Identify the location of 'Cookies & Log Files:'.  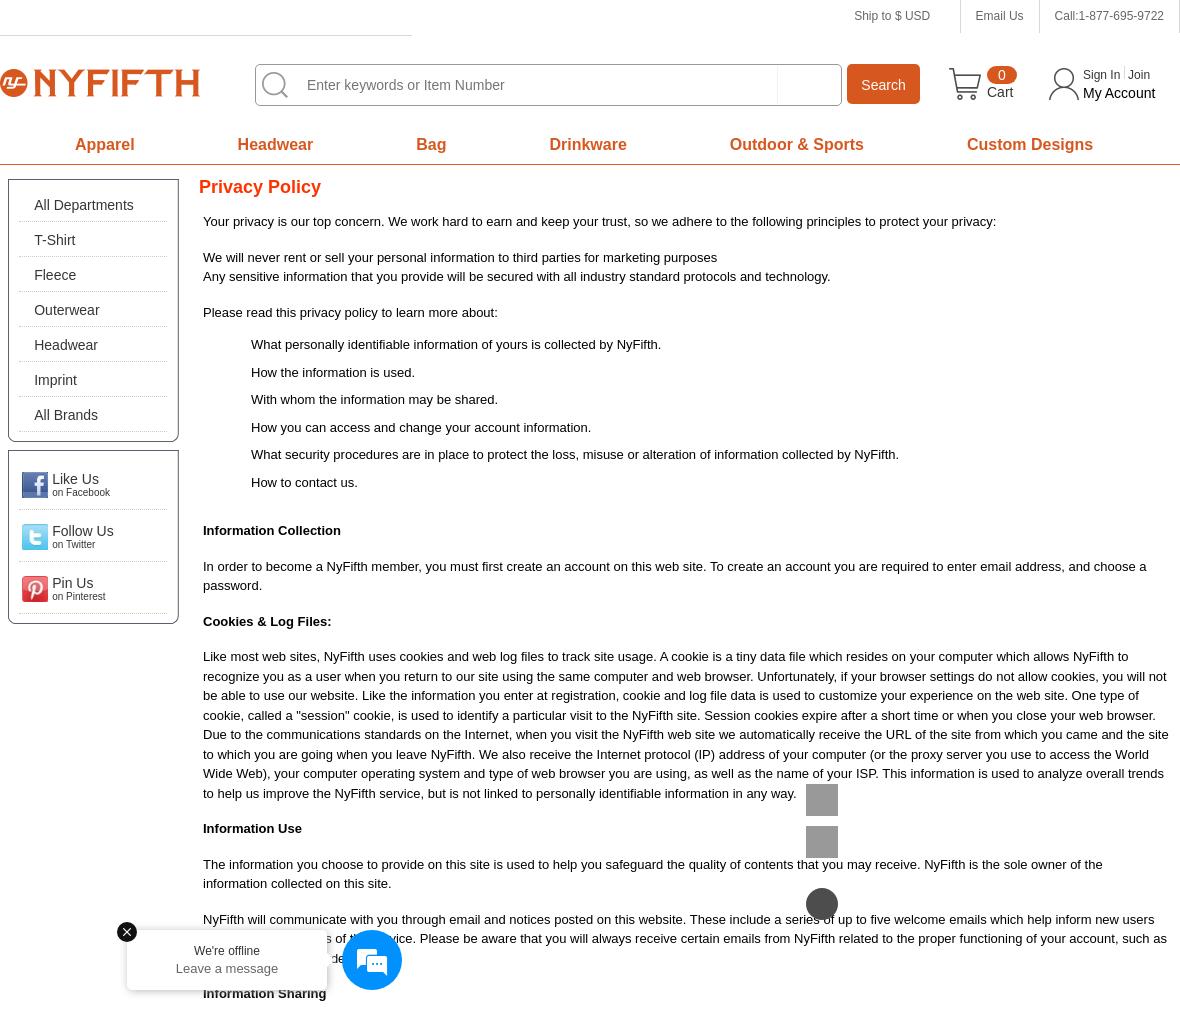
(267, 620).